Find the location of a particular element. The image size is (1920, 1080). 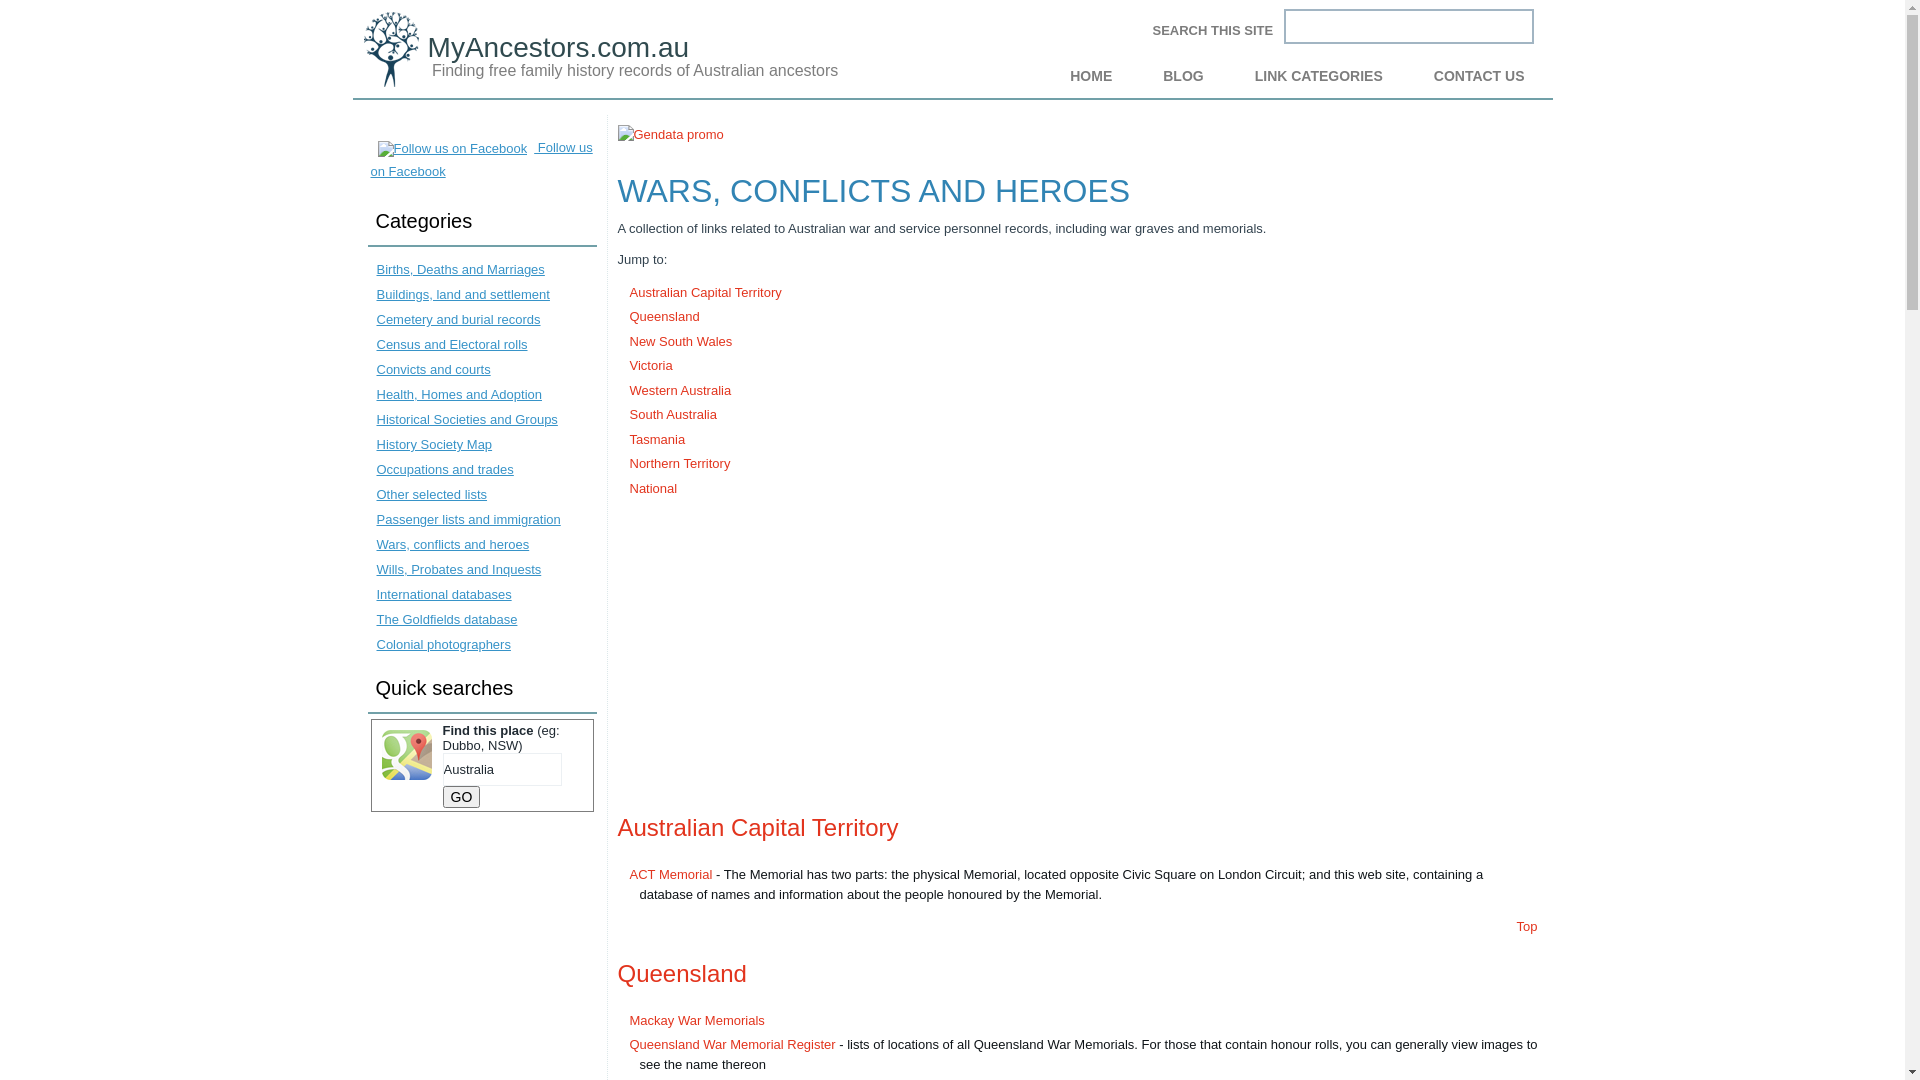

'Cemetery and burial records' is located at coordinates (456, 318).